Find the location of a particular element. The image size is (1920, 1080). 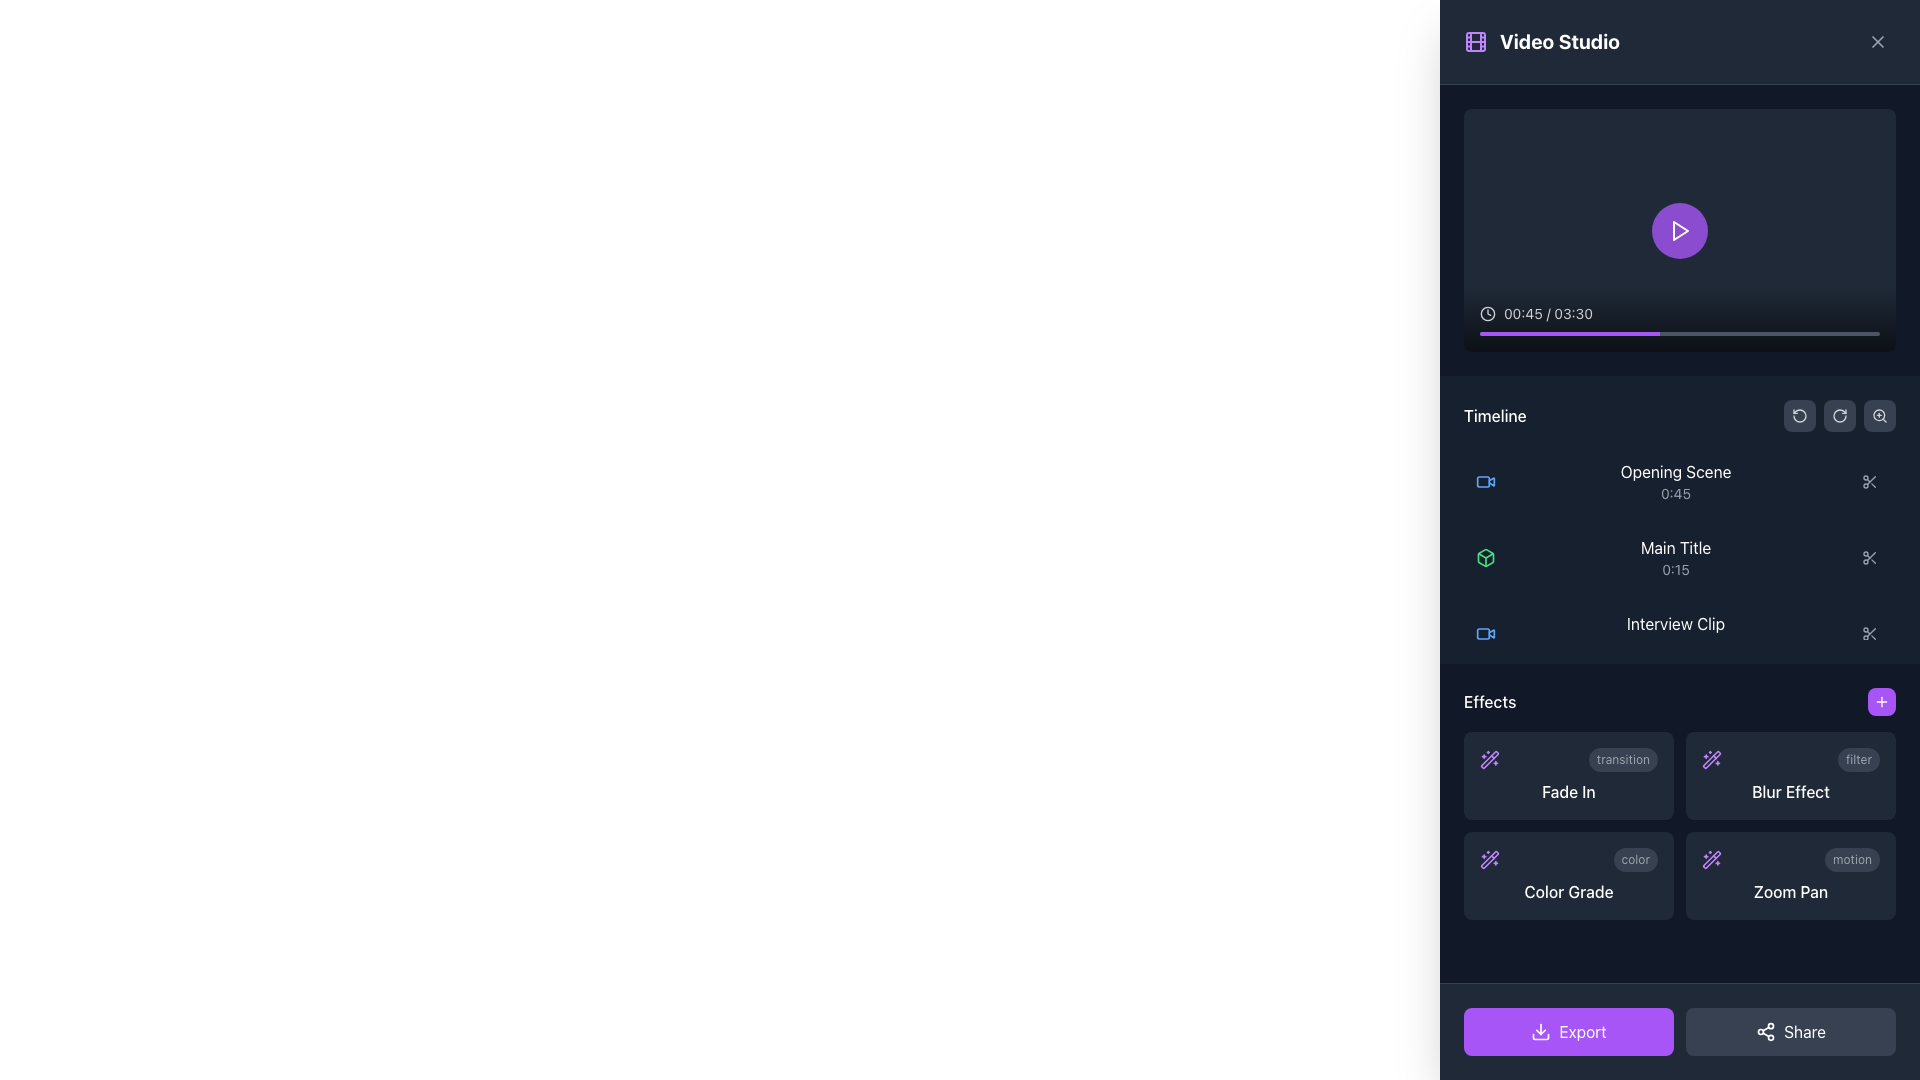

the export button located at the bottom of the UI, before the 'Share' button, to interact with animations or tooltips is located at coordinates (1568, 1032).